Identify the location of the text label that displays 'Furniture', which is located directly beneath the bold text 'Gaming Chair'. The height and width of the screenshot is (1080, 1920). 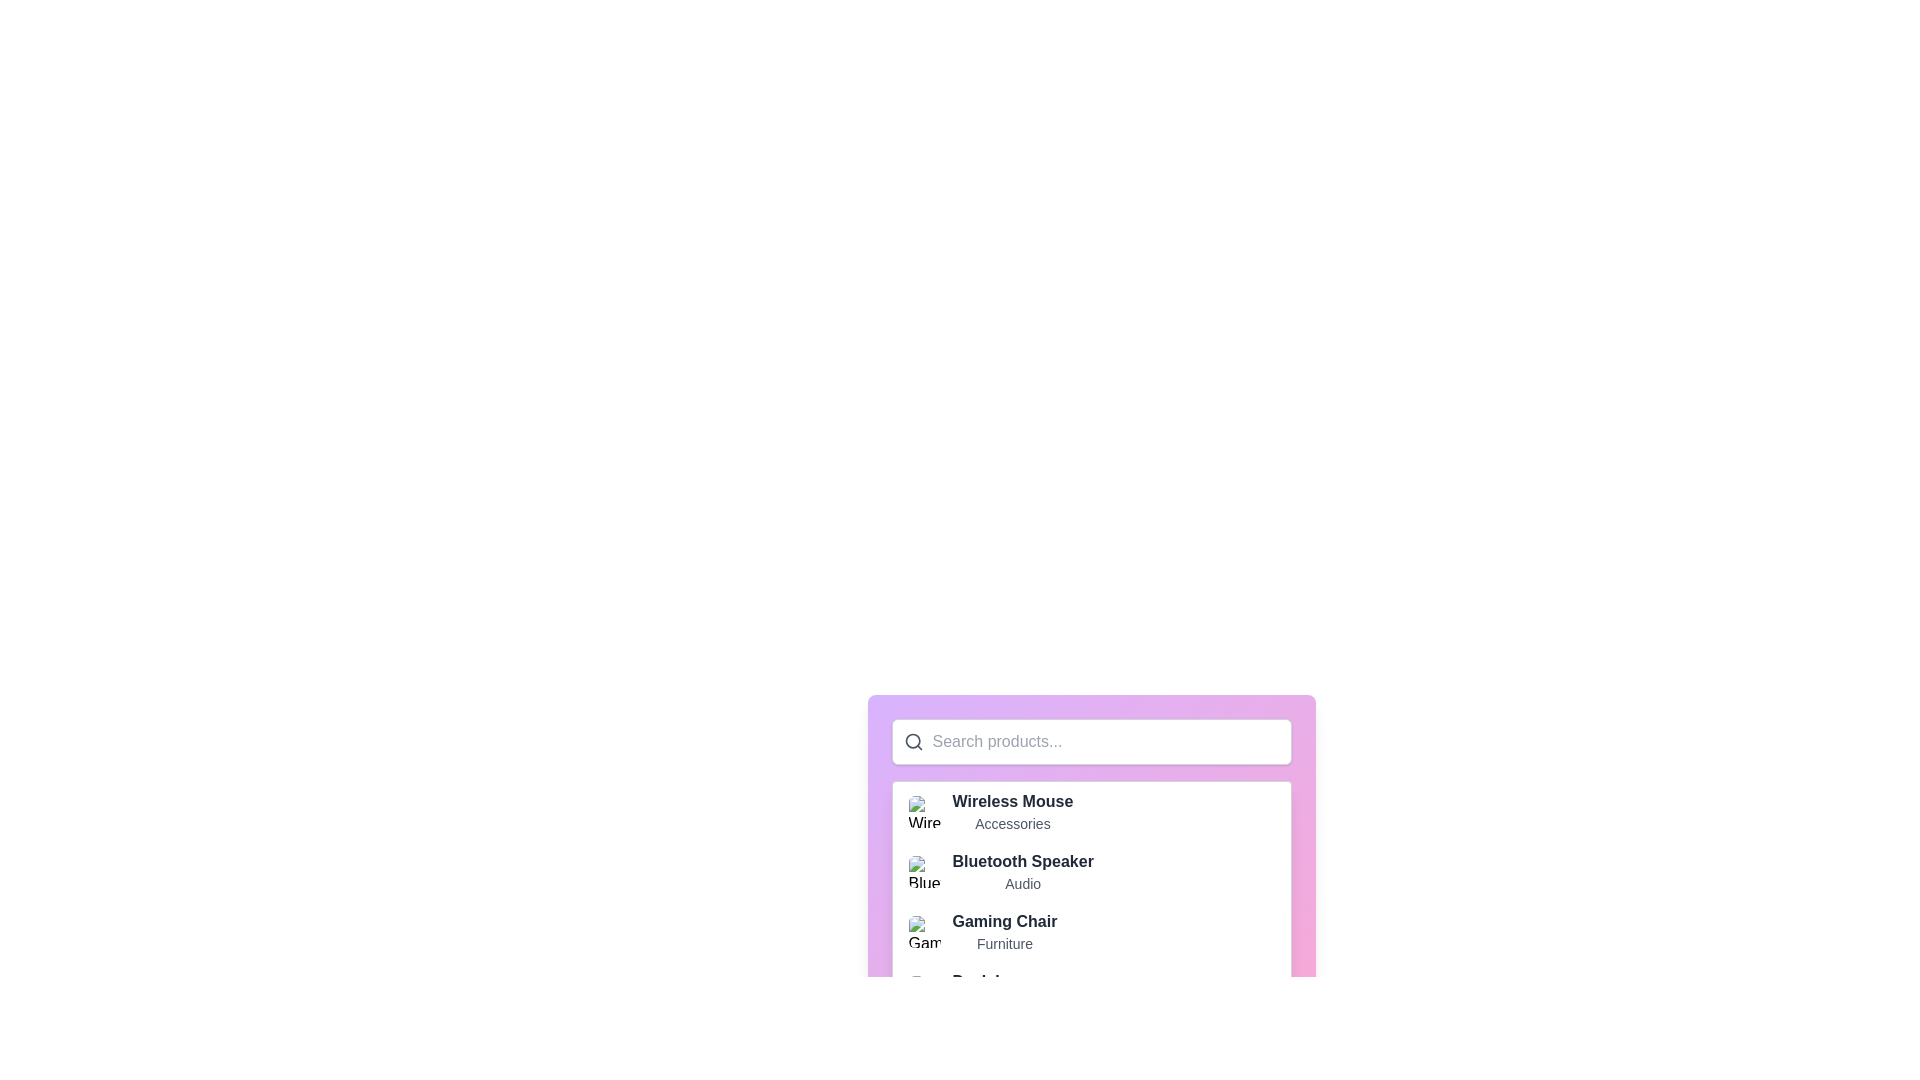
(1004, 944).